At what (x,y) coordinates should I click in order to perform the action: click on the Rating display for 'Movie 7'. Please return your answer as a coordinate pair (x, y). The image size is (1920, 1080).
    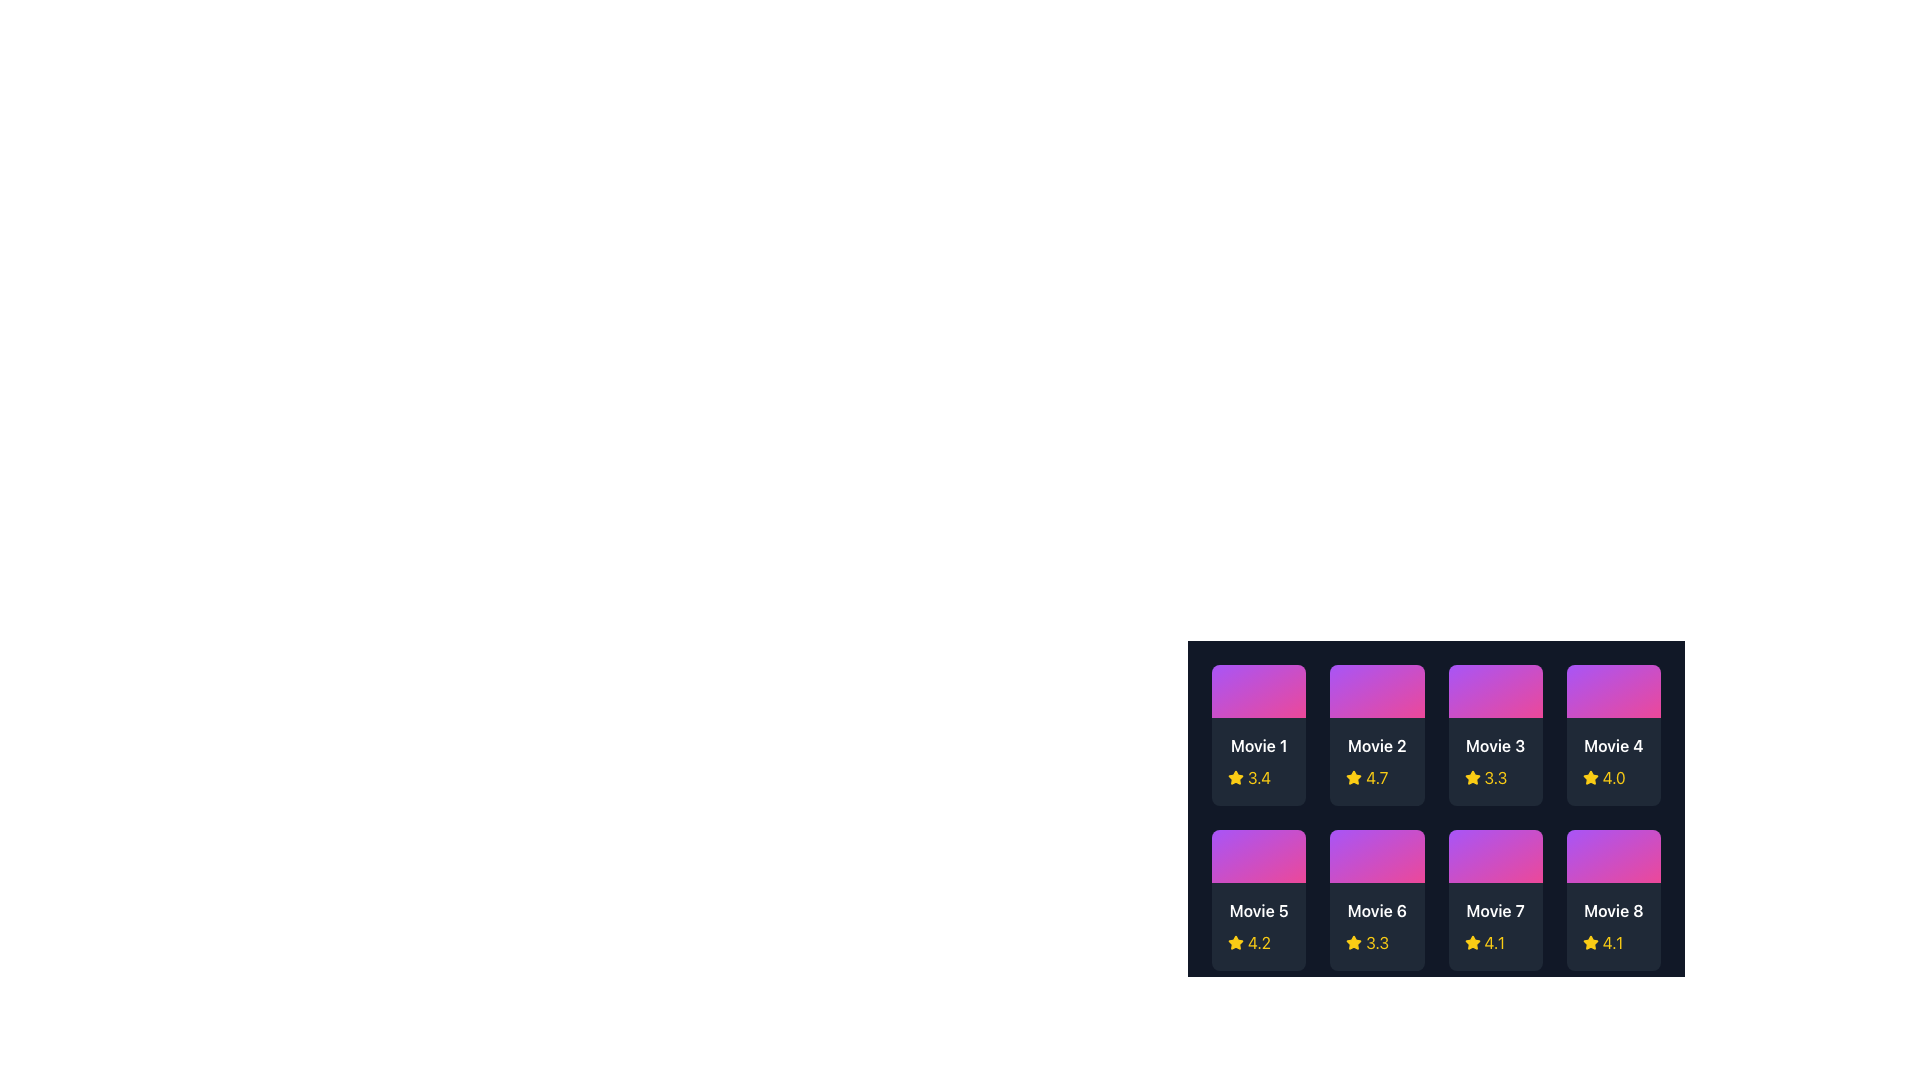
    Looking at the image, I should click on (1495, 943).